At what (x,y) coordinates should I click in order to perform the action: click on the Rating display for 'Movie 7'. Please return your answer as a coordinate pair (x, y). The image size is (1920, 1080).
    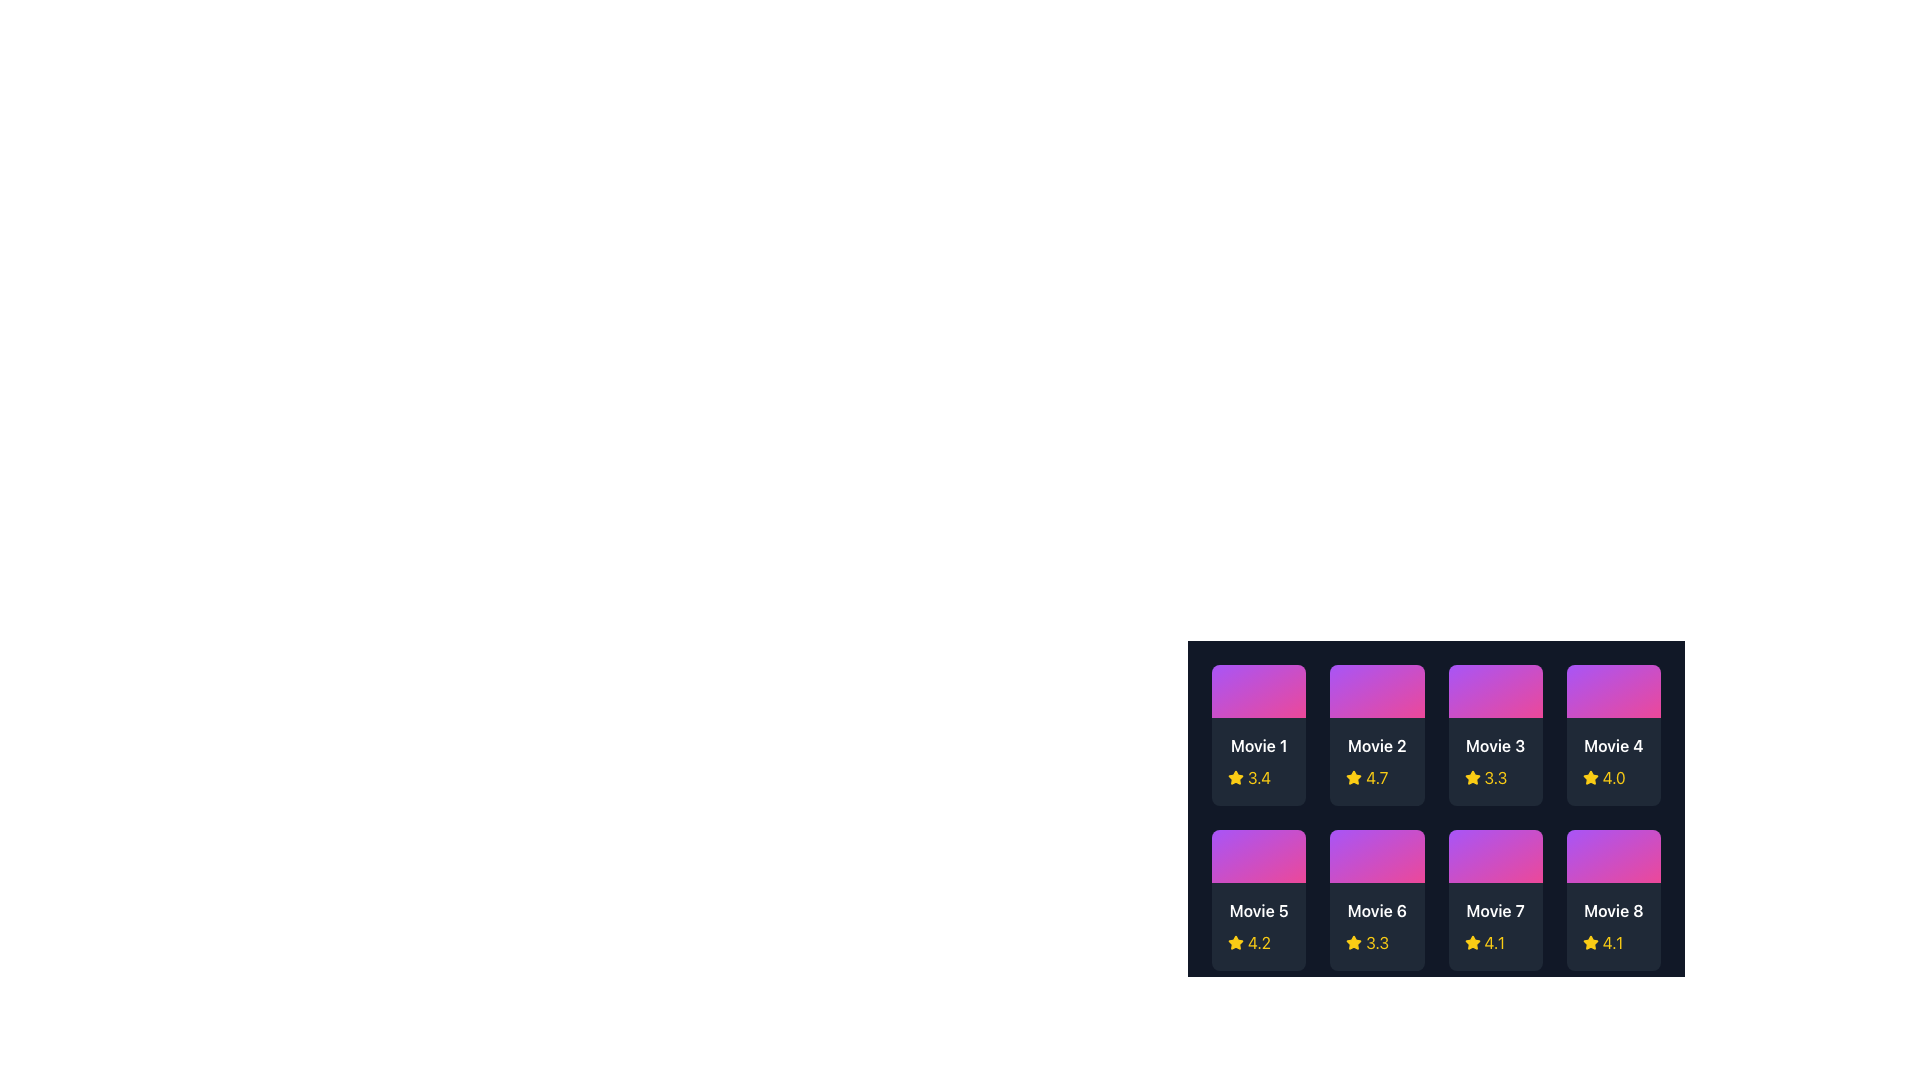
    Looking at the image, I should click on (1495, 943).